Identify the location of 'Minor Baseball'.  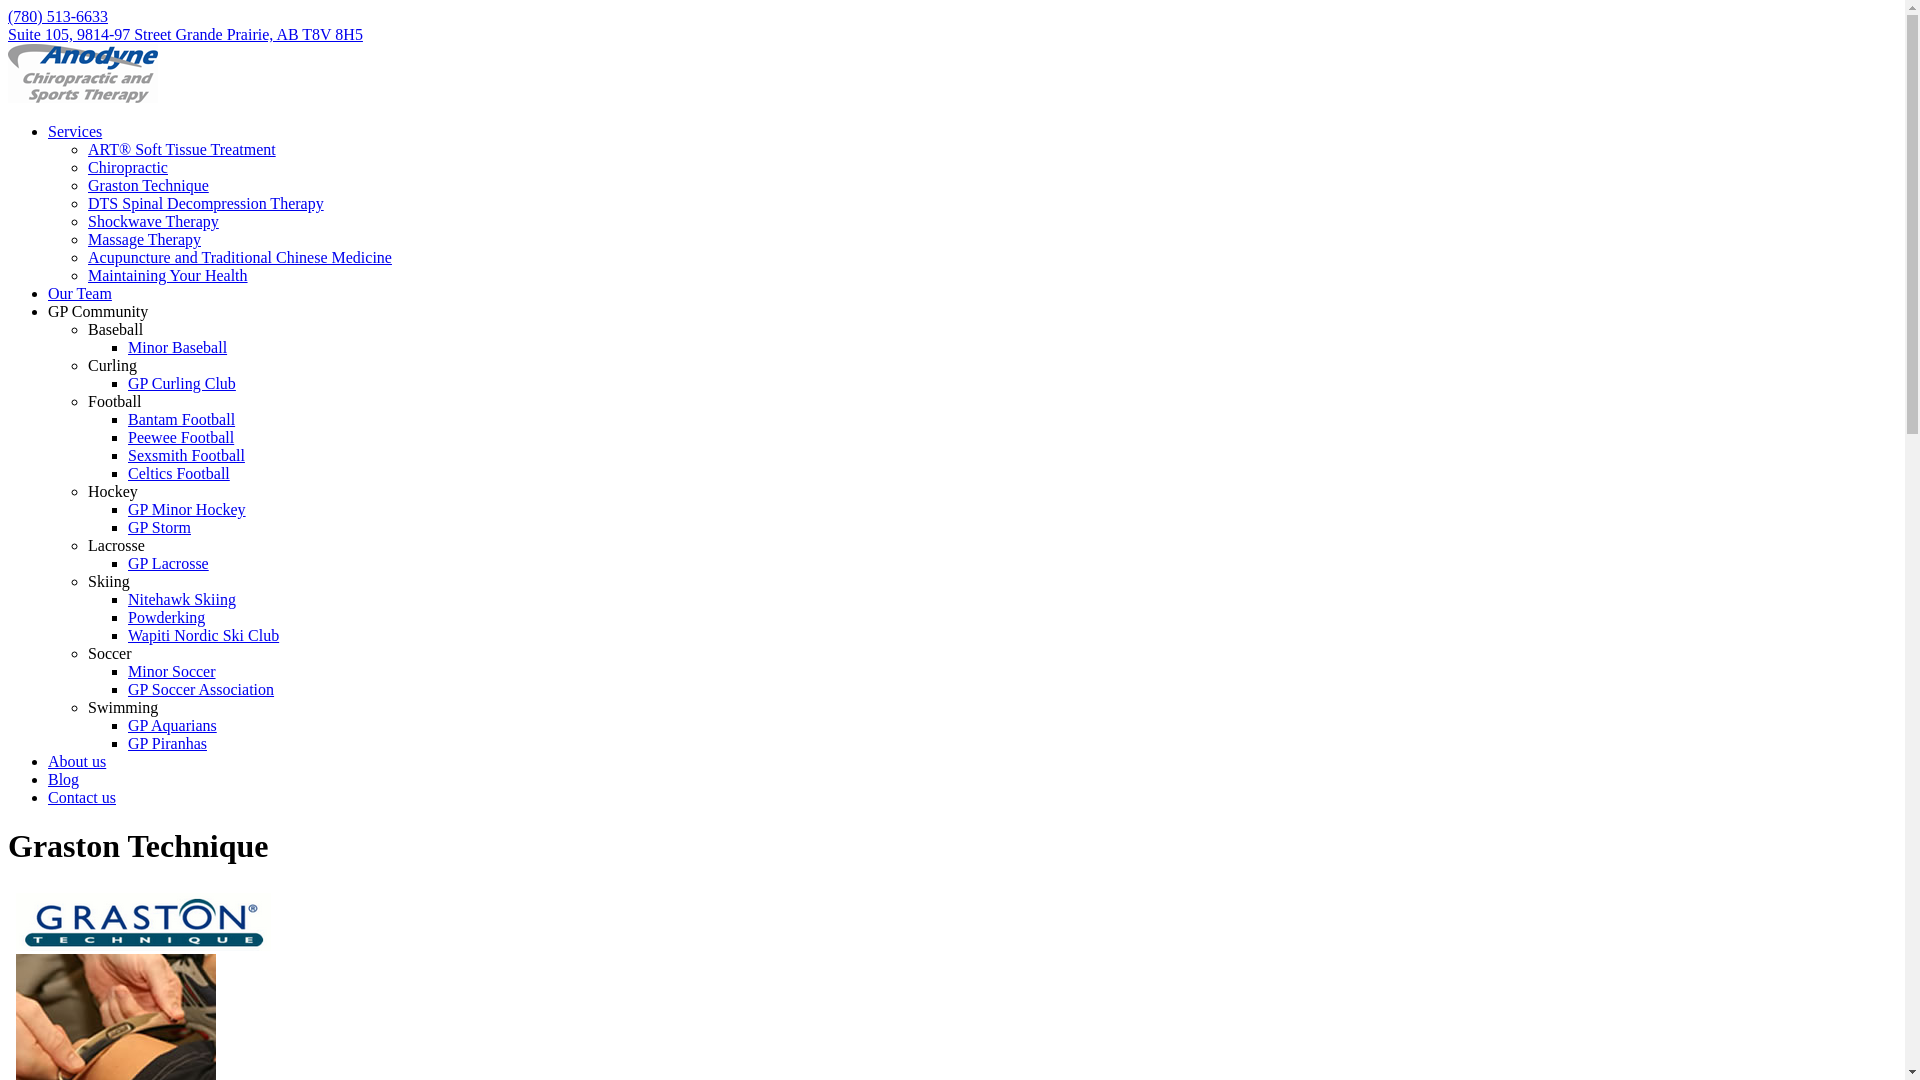
(177, 346).